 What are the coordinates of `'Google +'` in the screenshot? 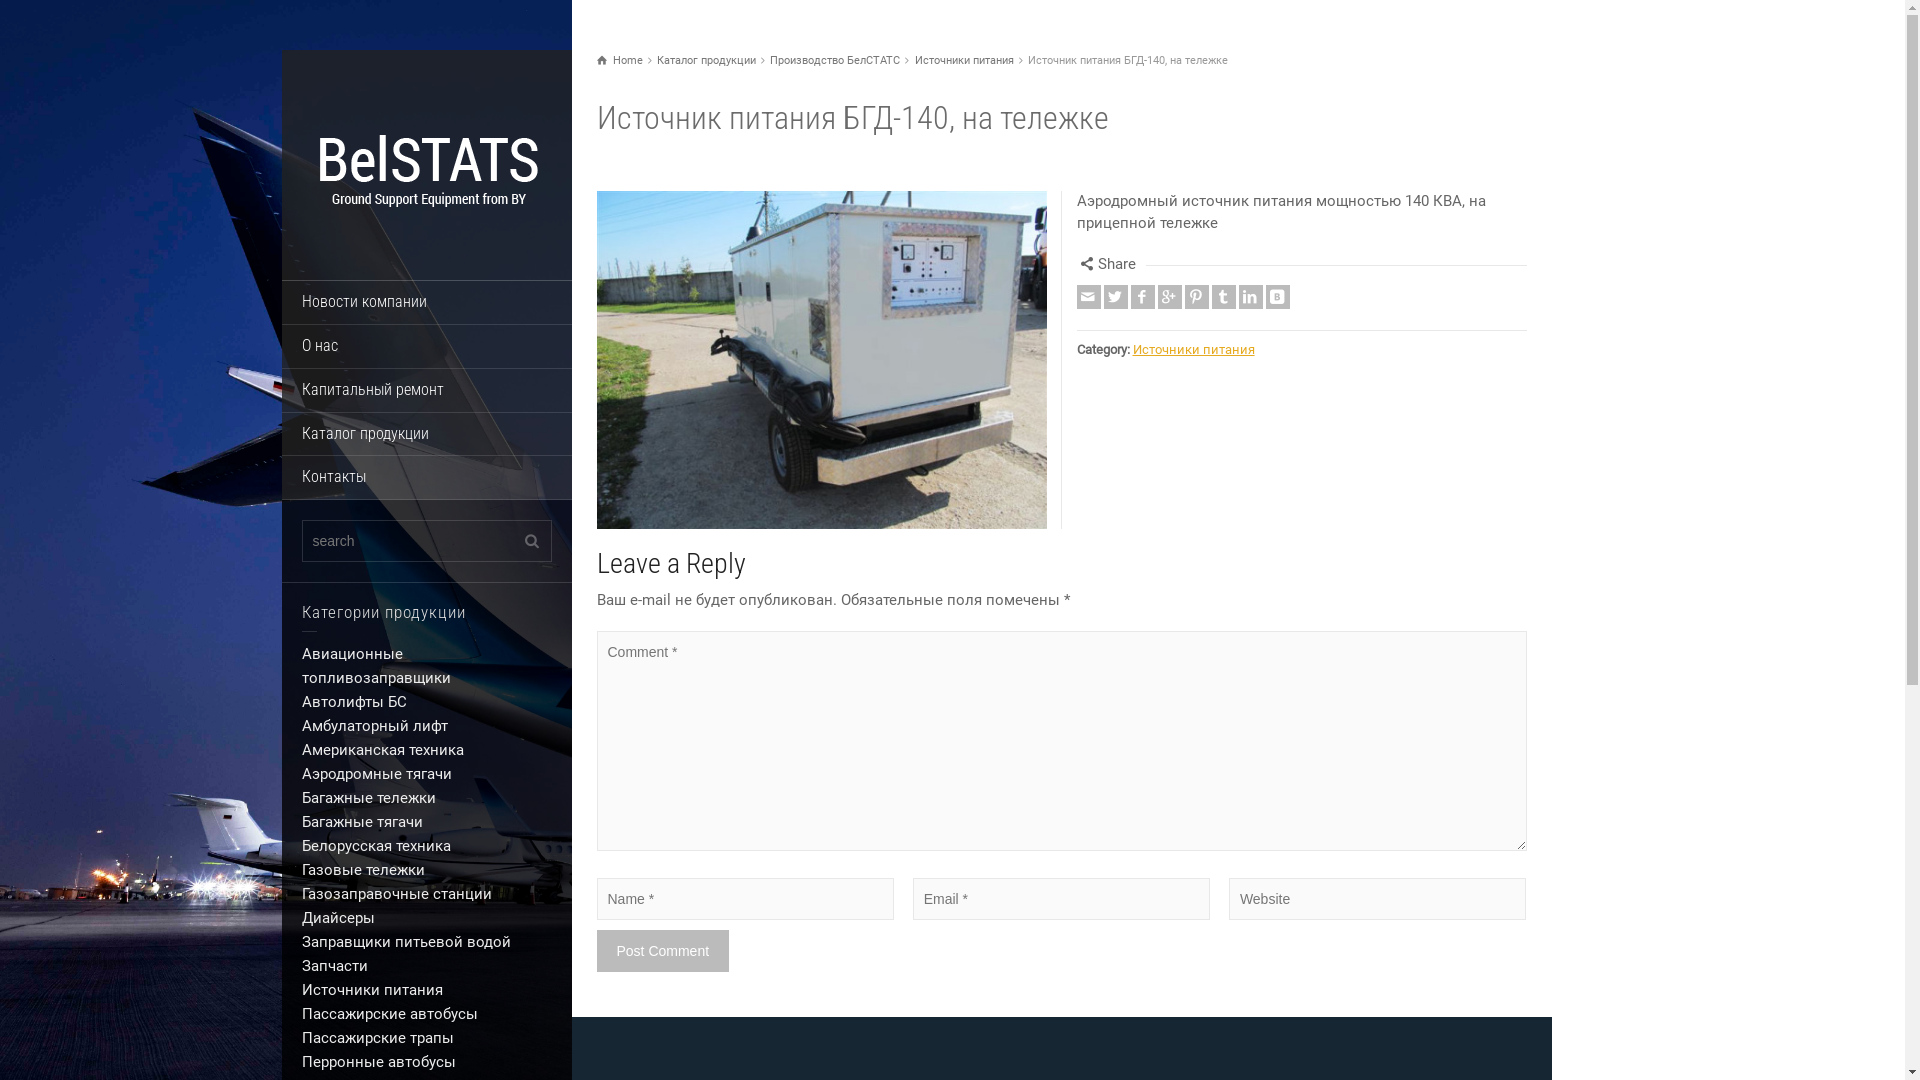 It's located at (1170, 297).